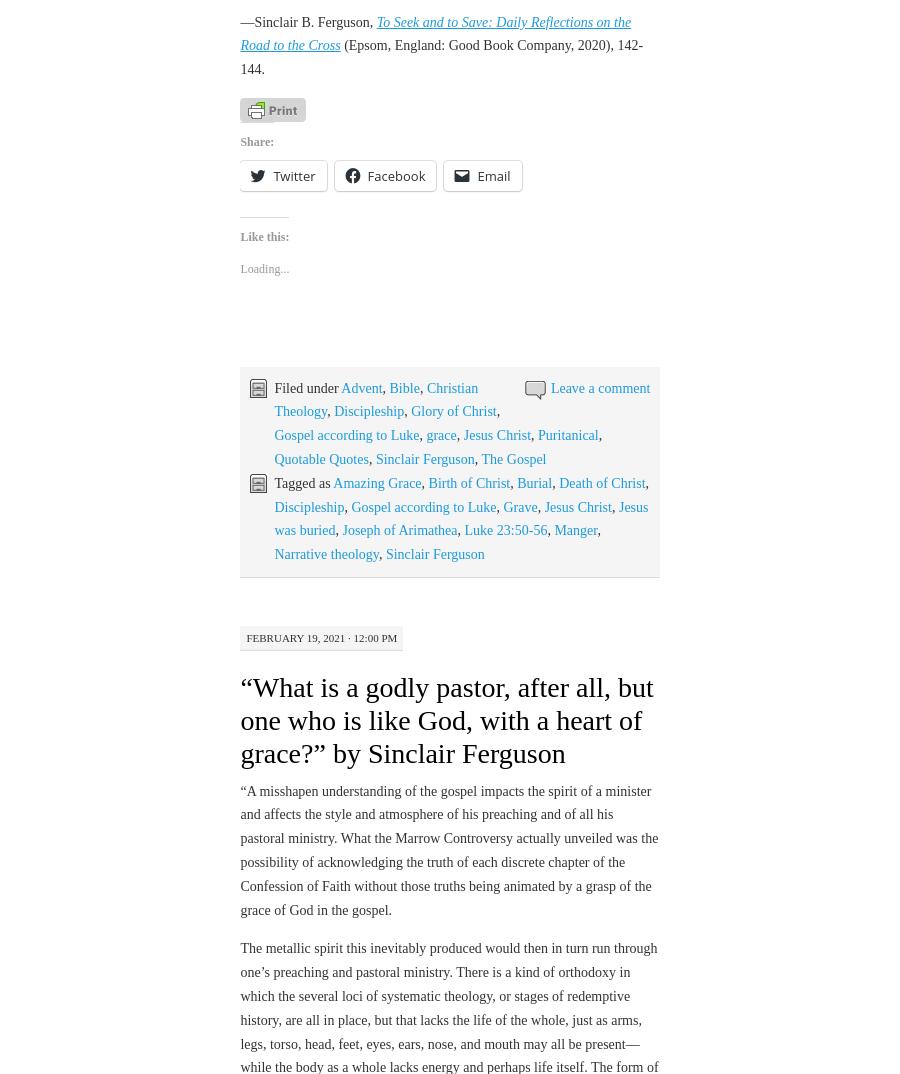 This screenshot has width=900, height=1074. Describe the element at coordinates (256, 140) in the screenshot. I see `'Share:'` at that location.